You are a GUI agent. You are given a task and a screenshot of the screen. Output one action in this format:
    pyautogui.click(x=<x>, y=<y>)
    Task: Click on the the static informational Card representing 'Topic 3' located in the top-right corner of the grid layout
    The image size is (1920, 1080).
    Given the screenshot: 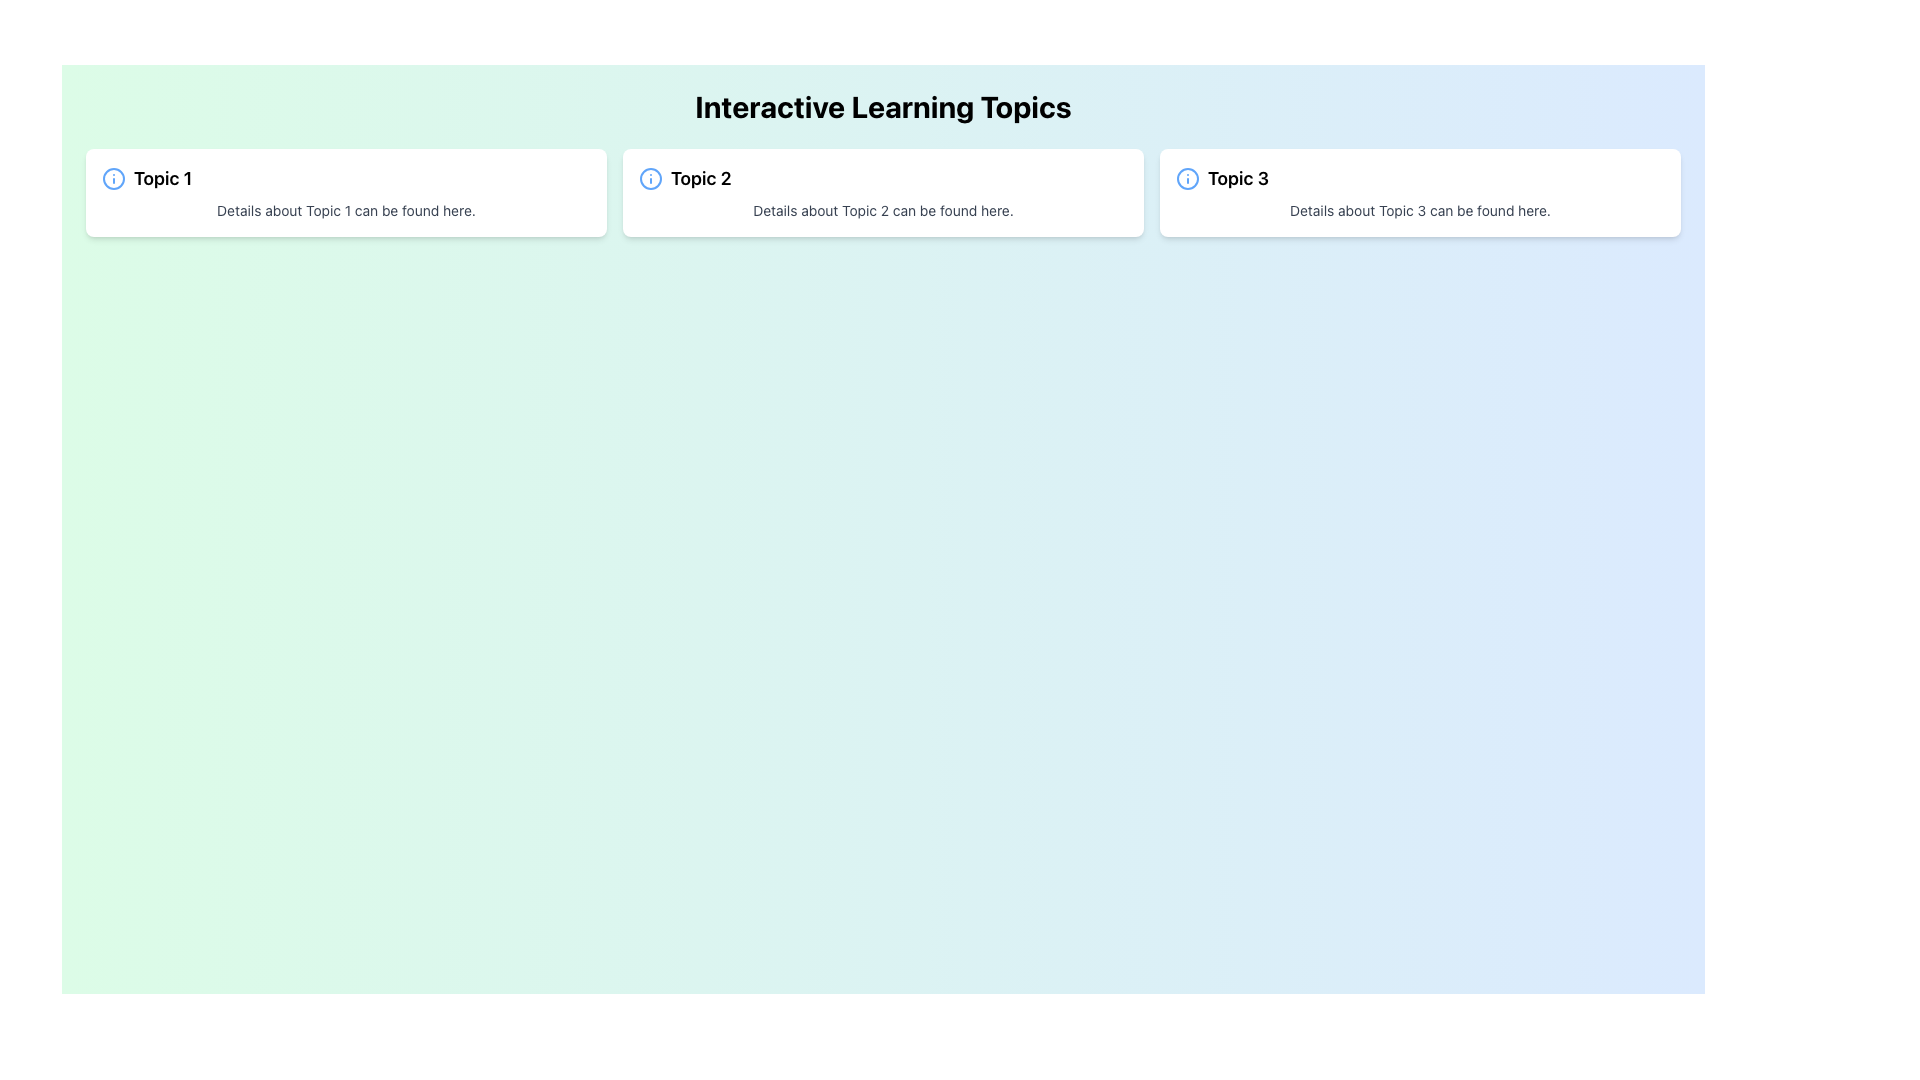 What is the action you would take?
    pyautogui.click(x=1419, y=192)
    